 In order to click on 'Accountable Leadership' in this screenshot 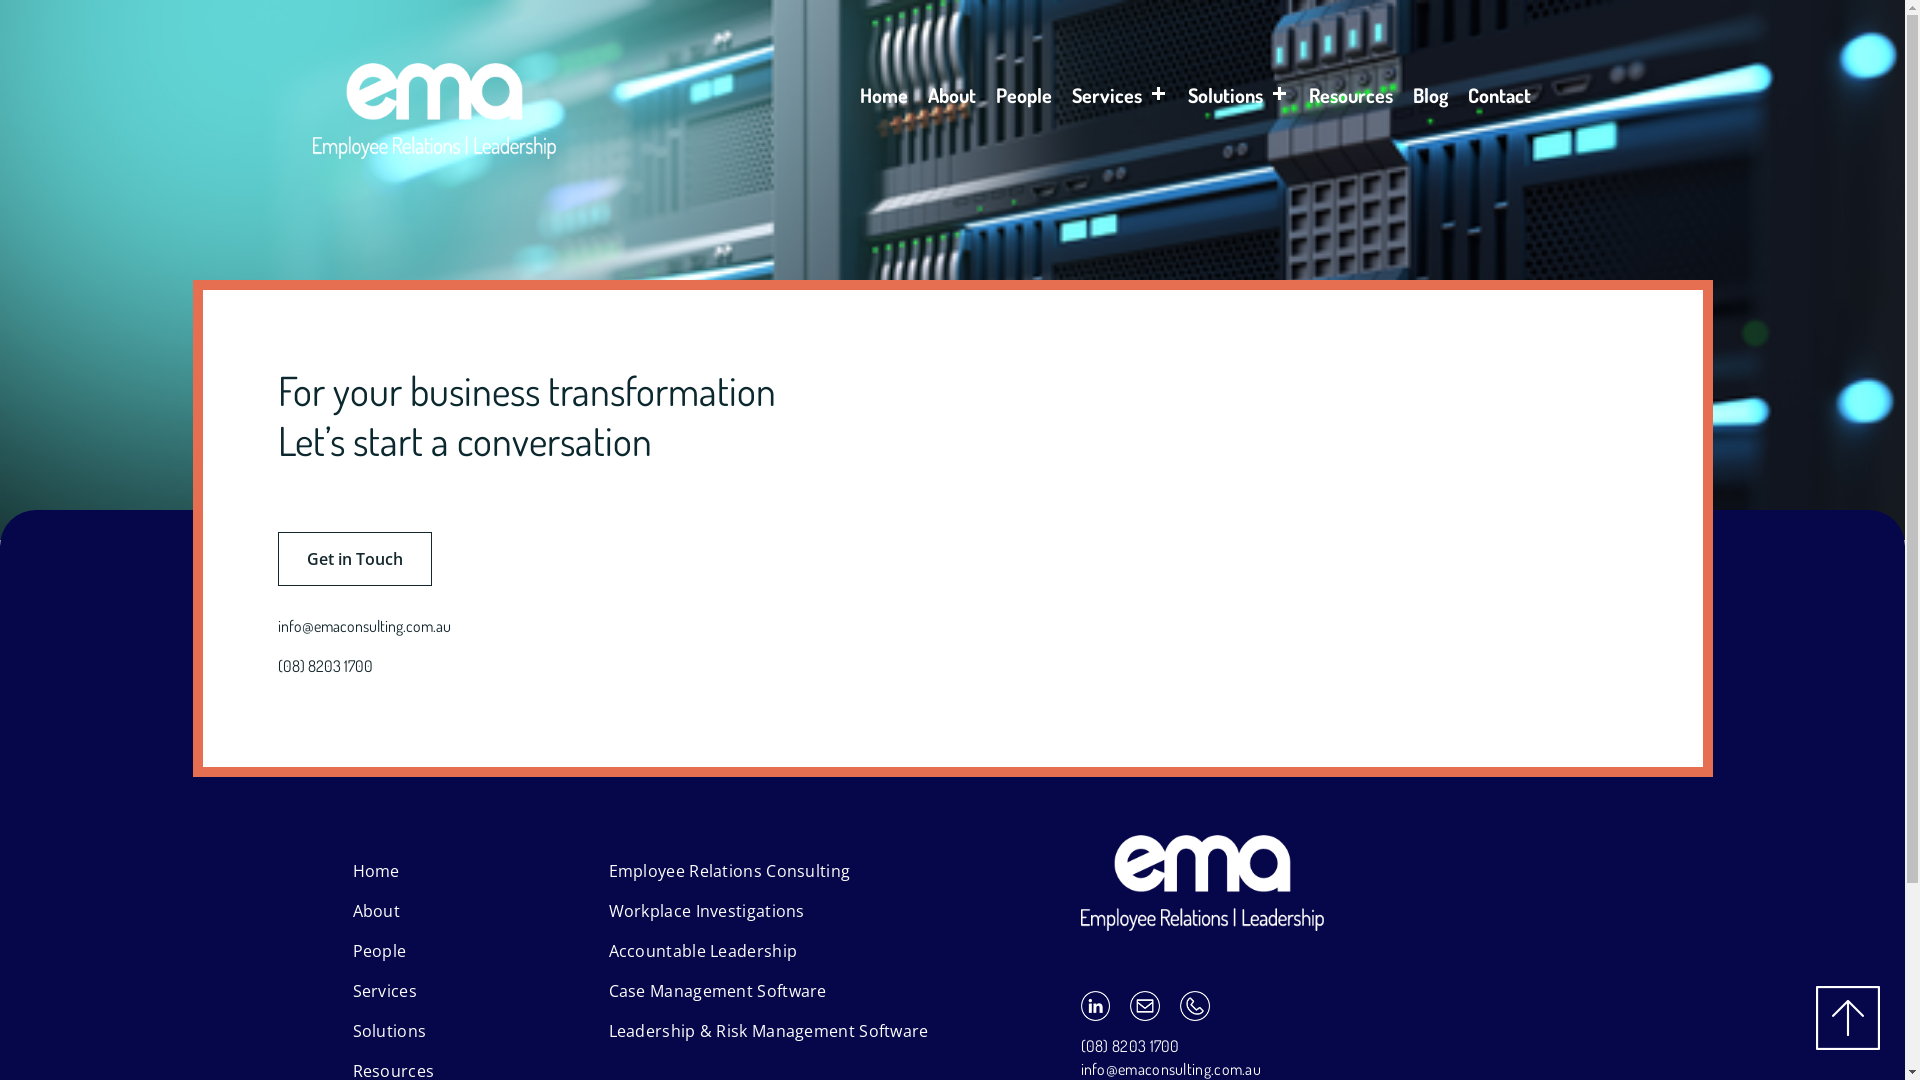, I will do `click(702, 950)`.